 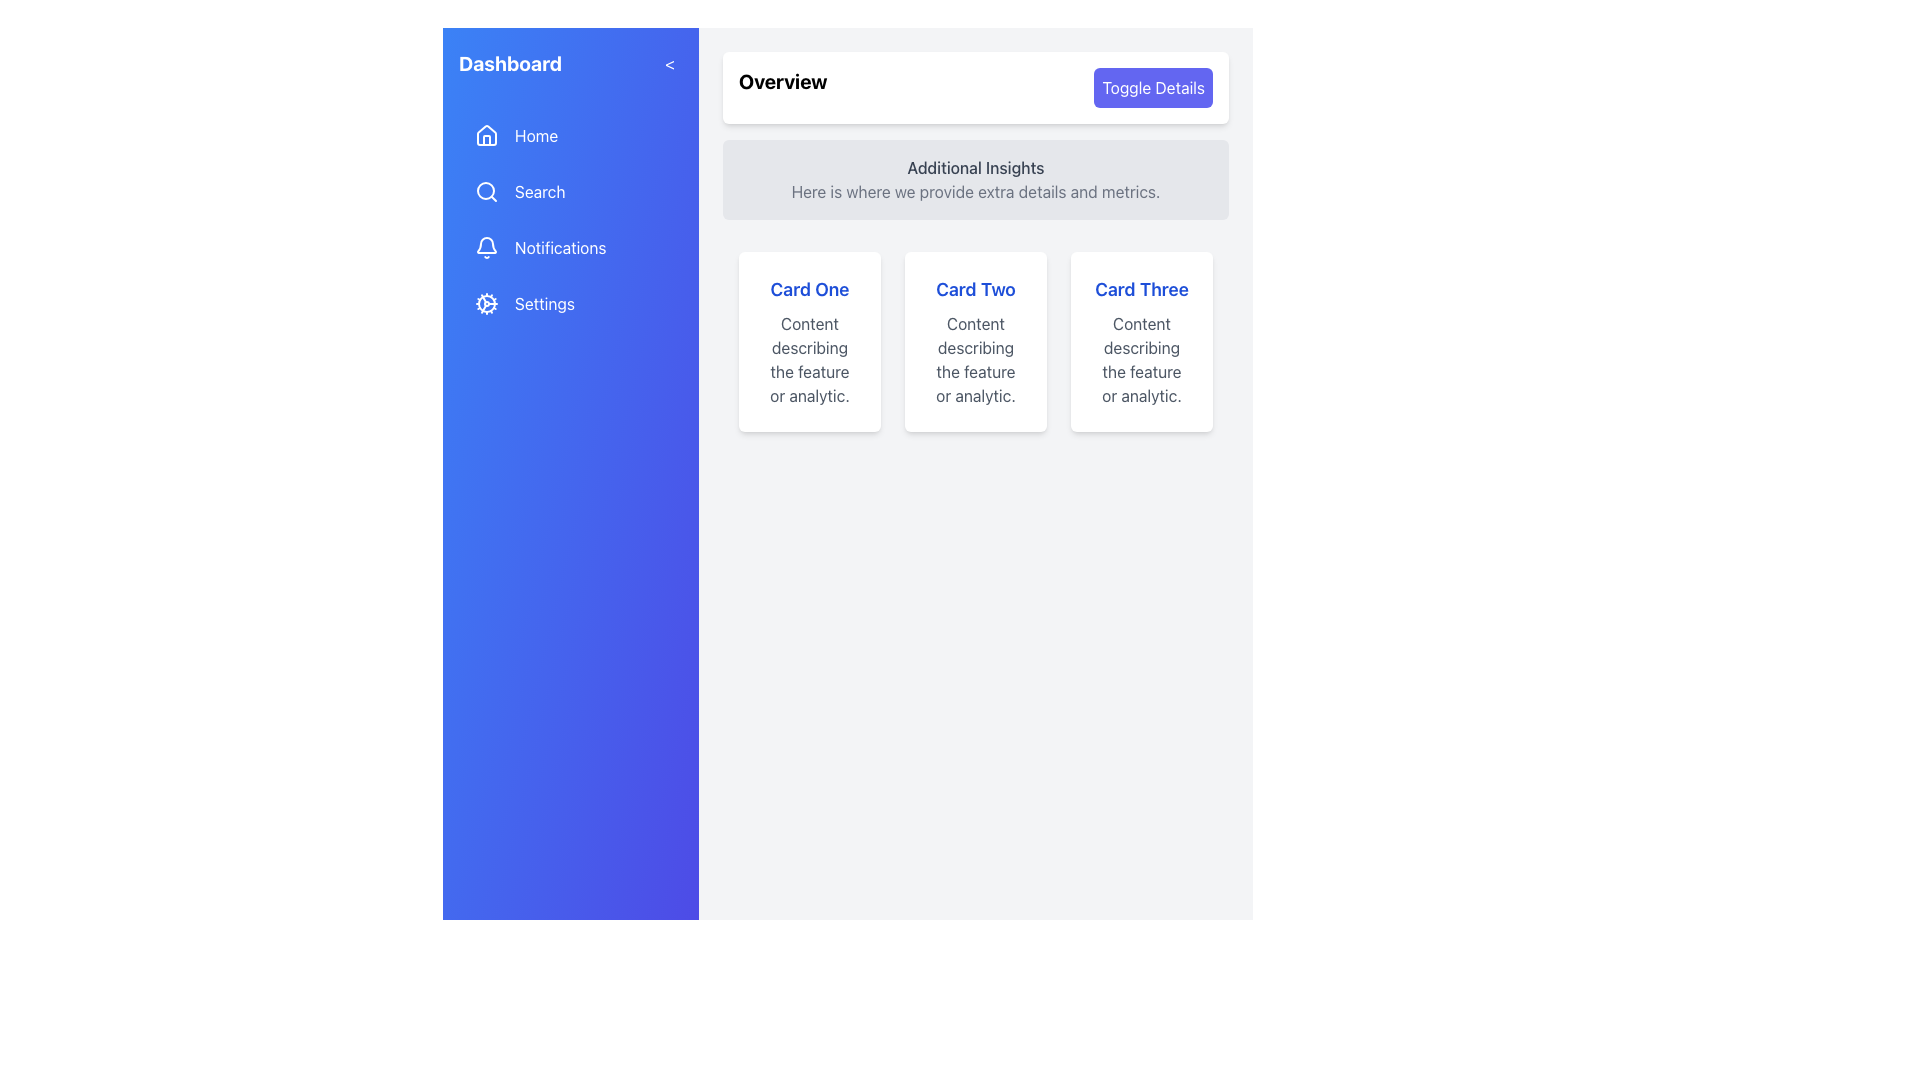 I want to click on the house icon located at the top of the vertical navigation menu, which is represented in a simple line-drawn style with a square base and triangular roof, so click(x=486, y=135).